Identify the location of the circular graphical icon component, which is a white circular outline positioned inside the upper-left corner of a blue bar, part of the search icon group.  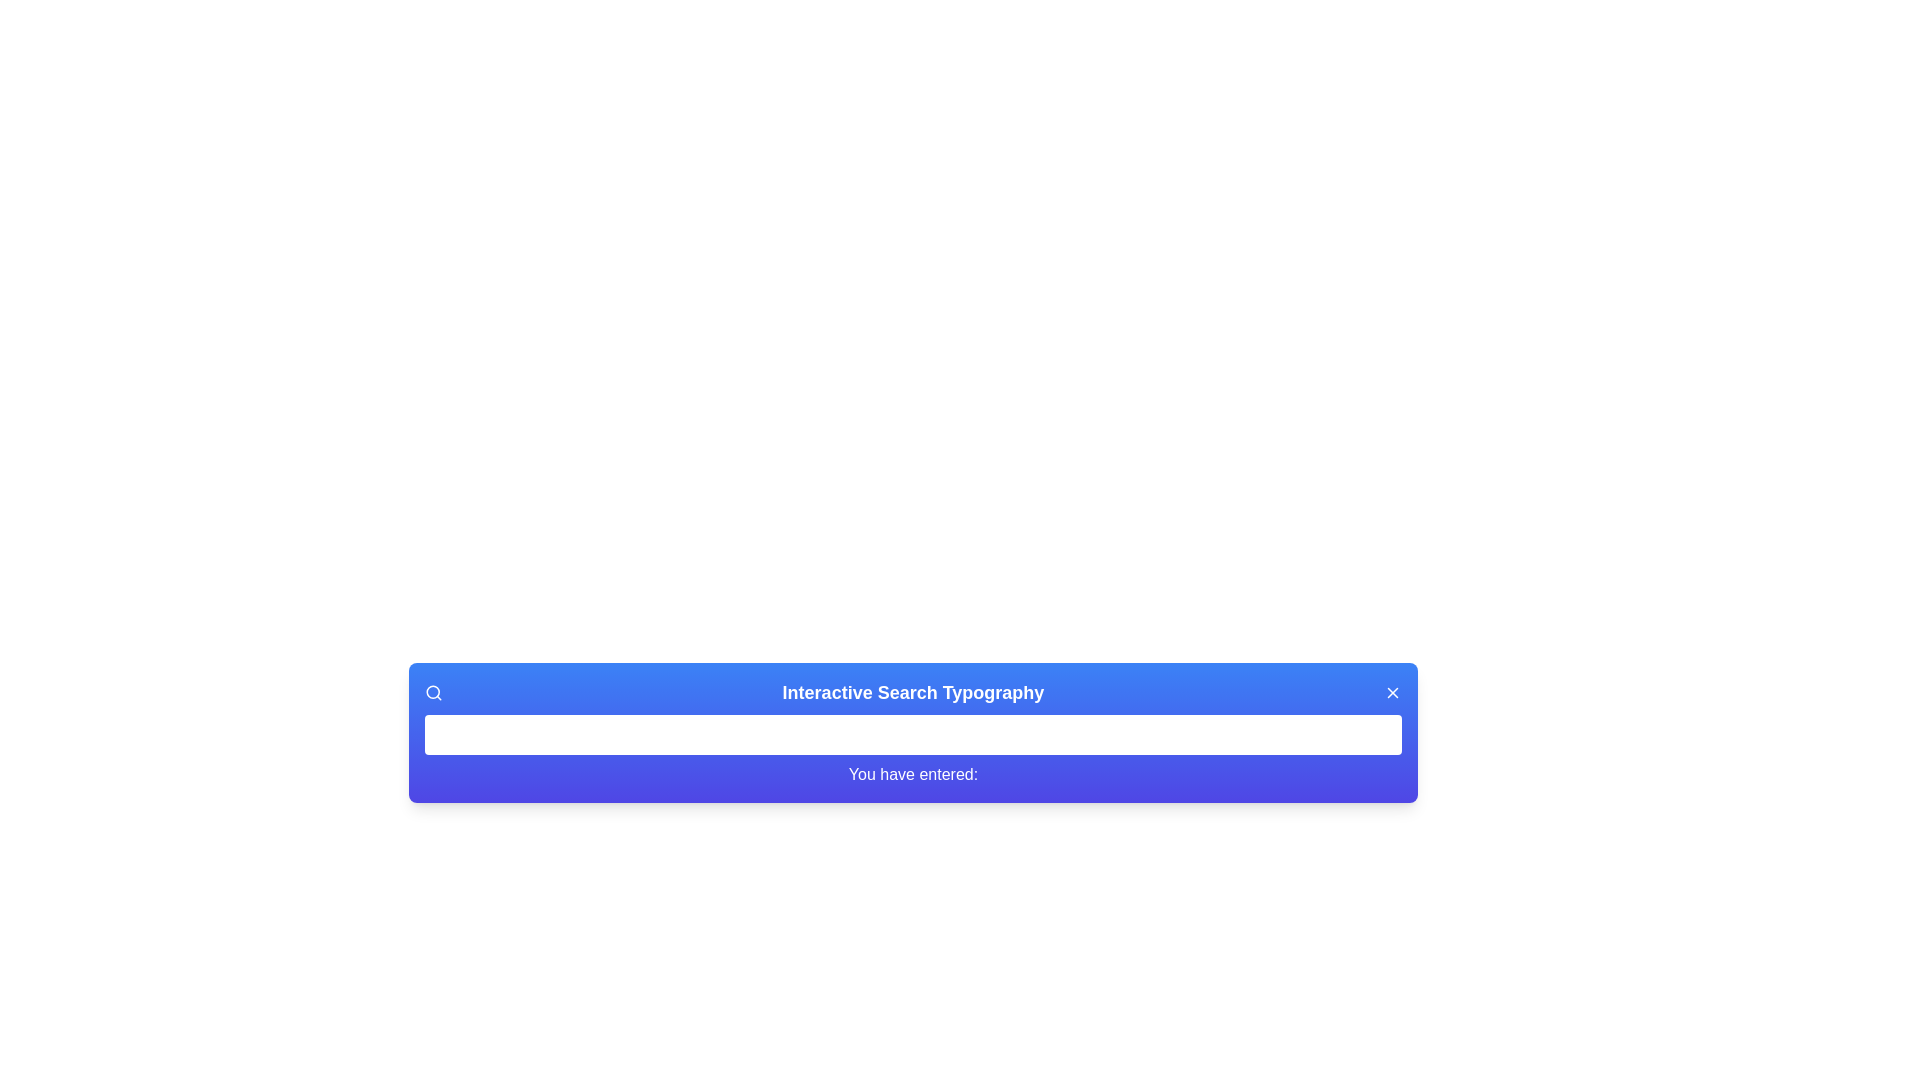
(432, 691).